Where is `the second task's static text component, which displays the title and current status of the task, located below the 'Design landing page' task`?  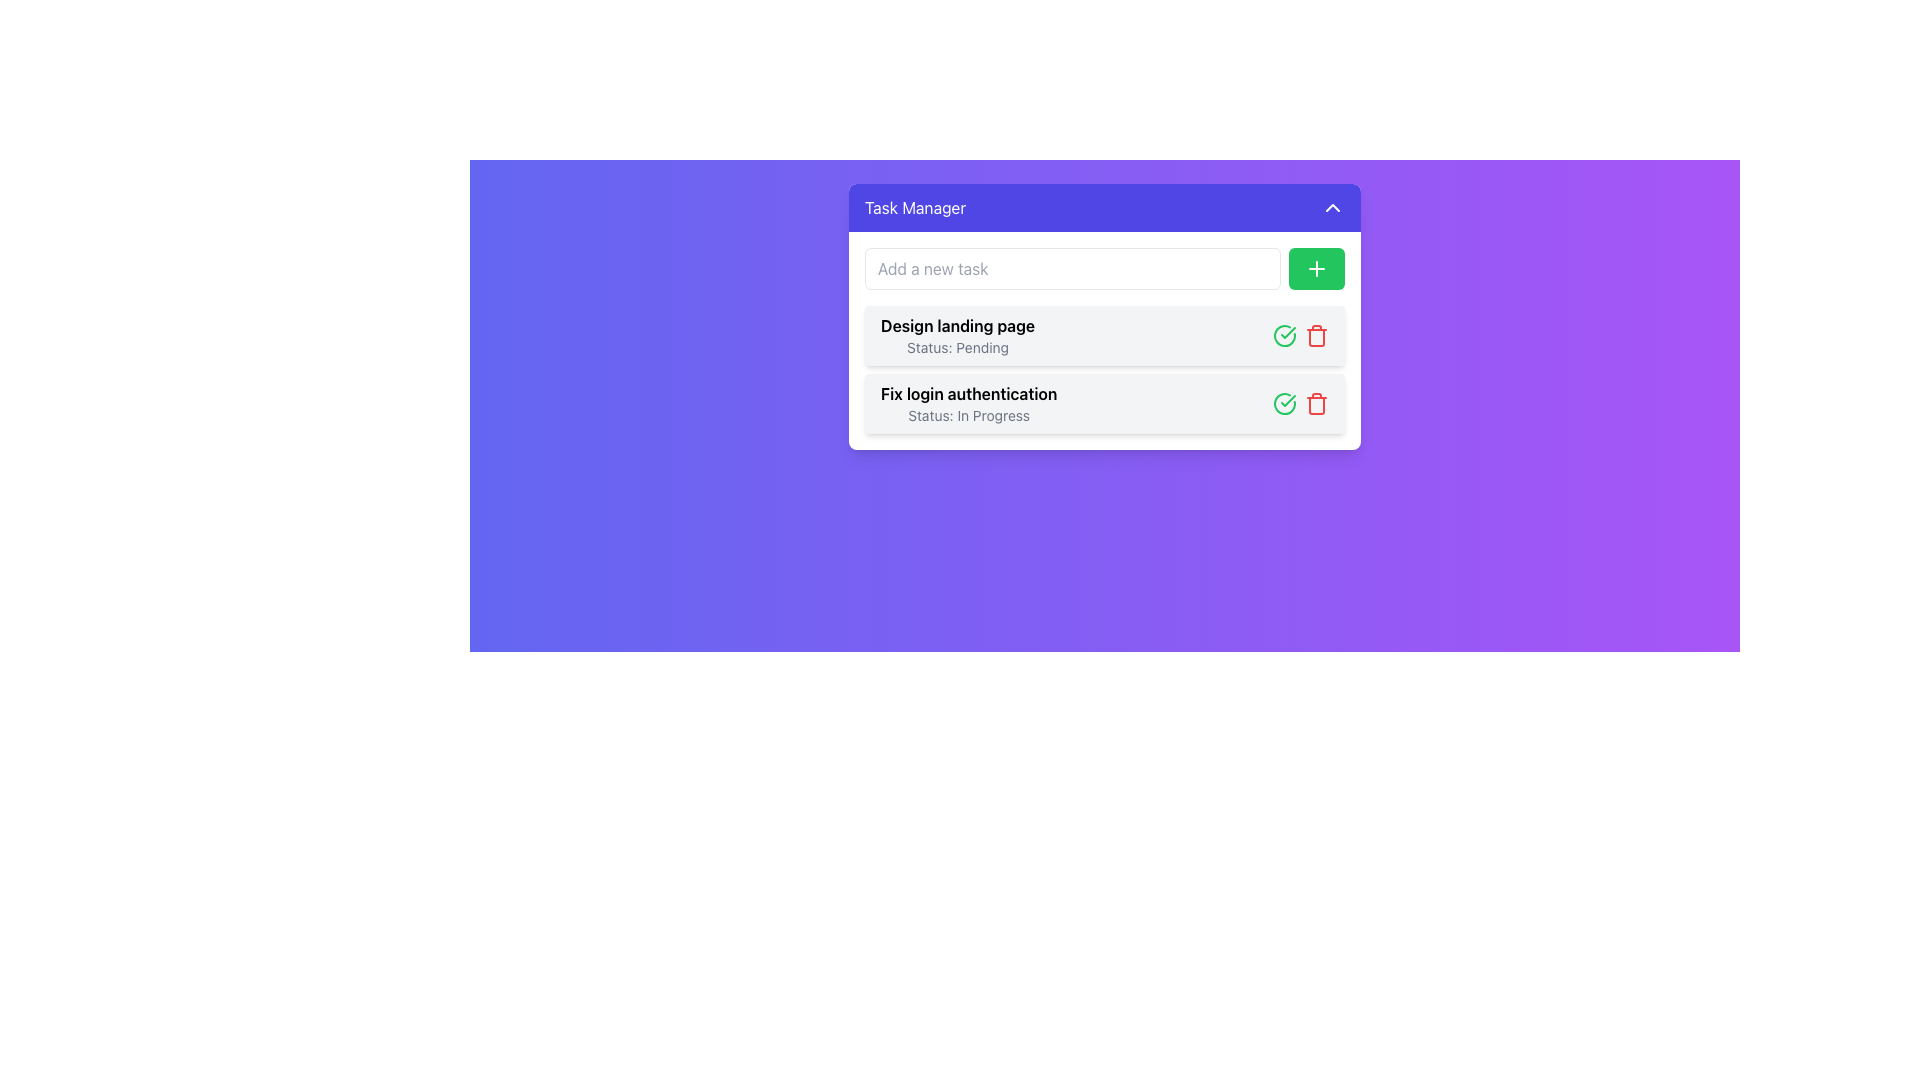 the second task's static text component, which displays the title and current status of the task, located below the 'Design landing page' task is located at coordinates (969, 404).